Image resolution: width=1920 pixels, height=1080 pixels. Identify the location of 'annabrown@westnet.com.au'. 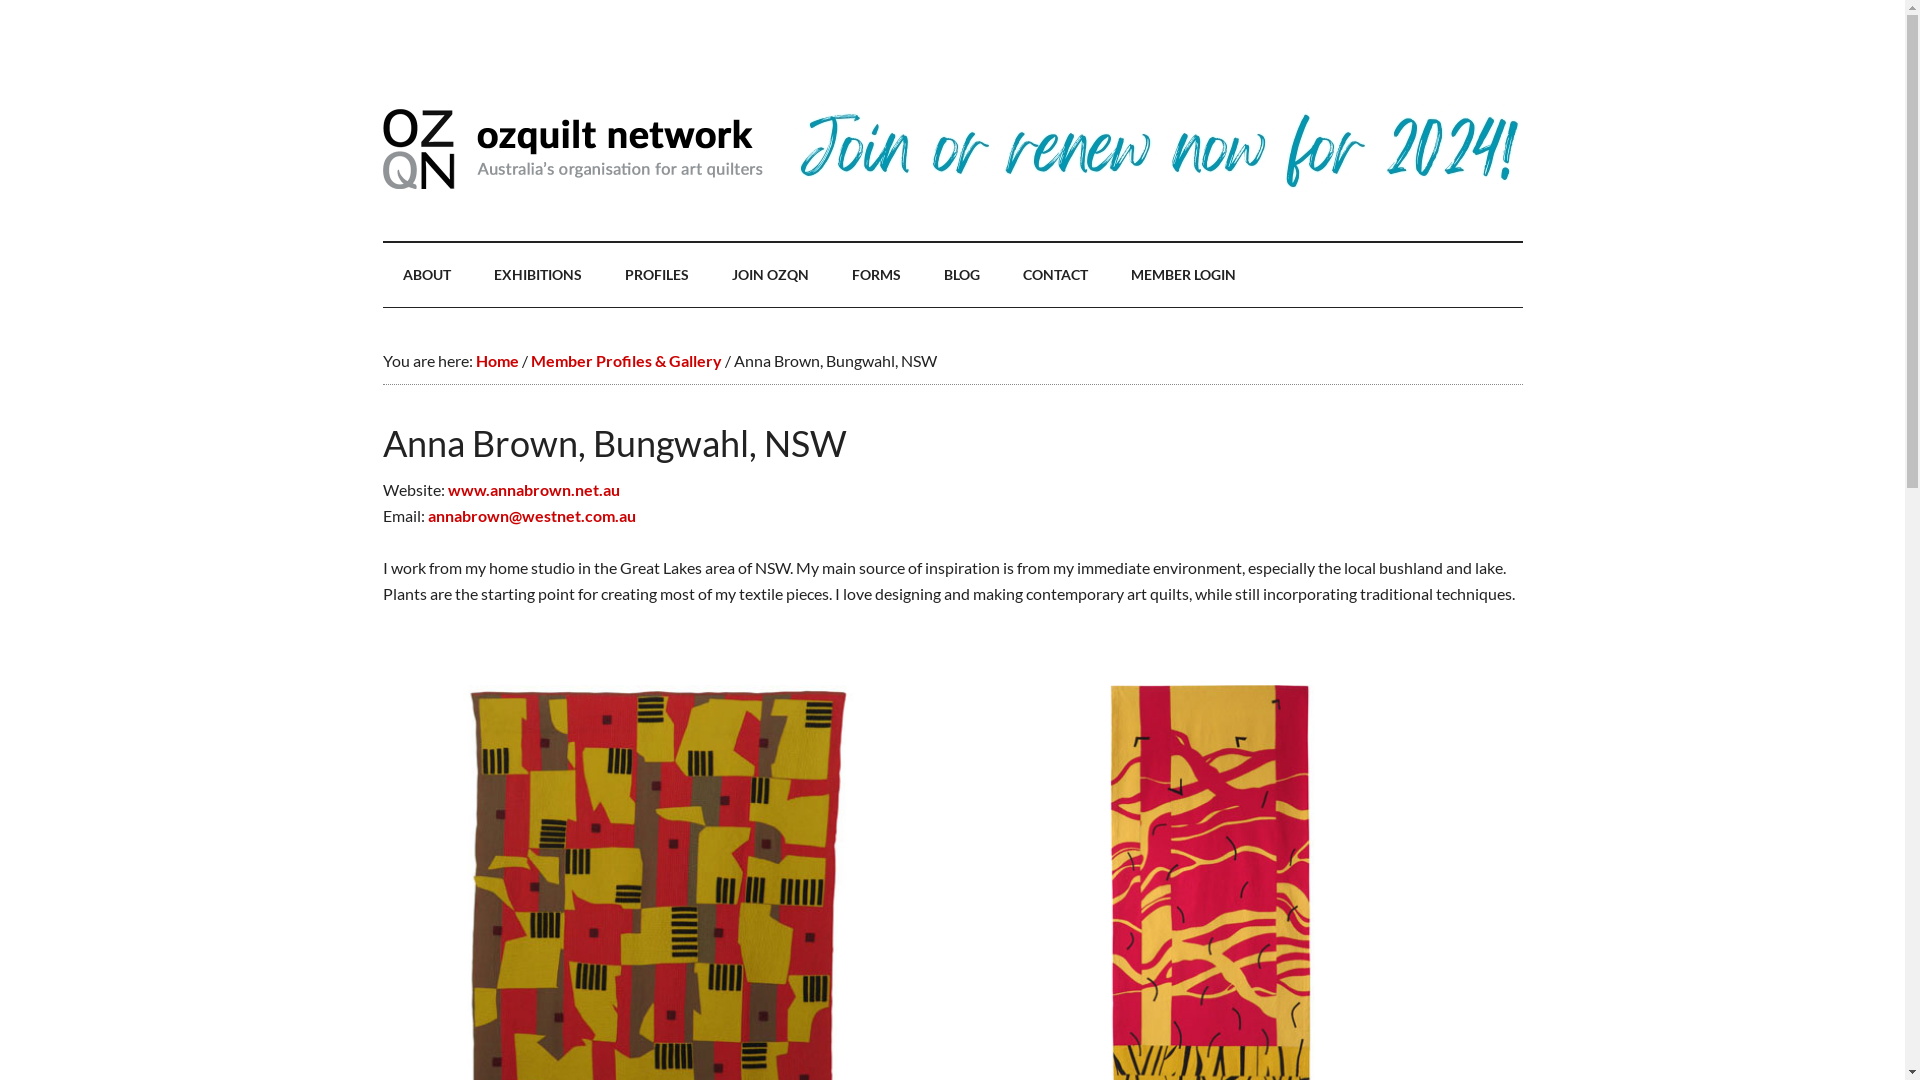
(426, 514).